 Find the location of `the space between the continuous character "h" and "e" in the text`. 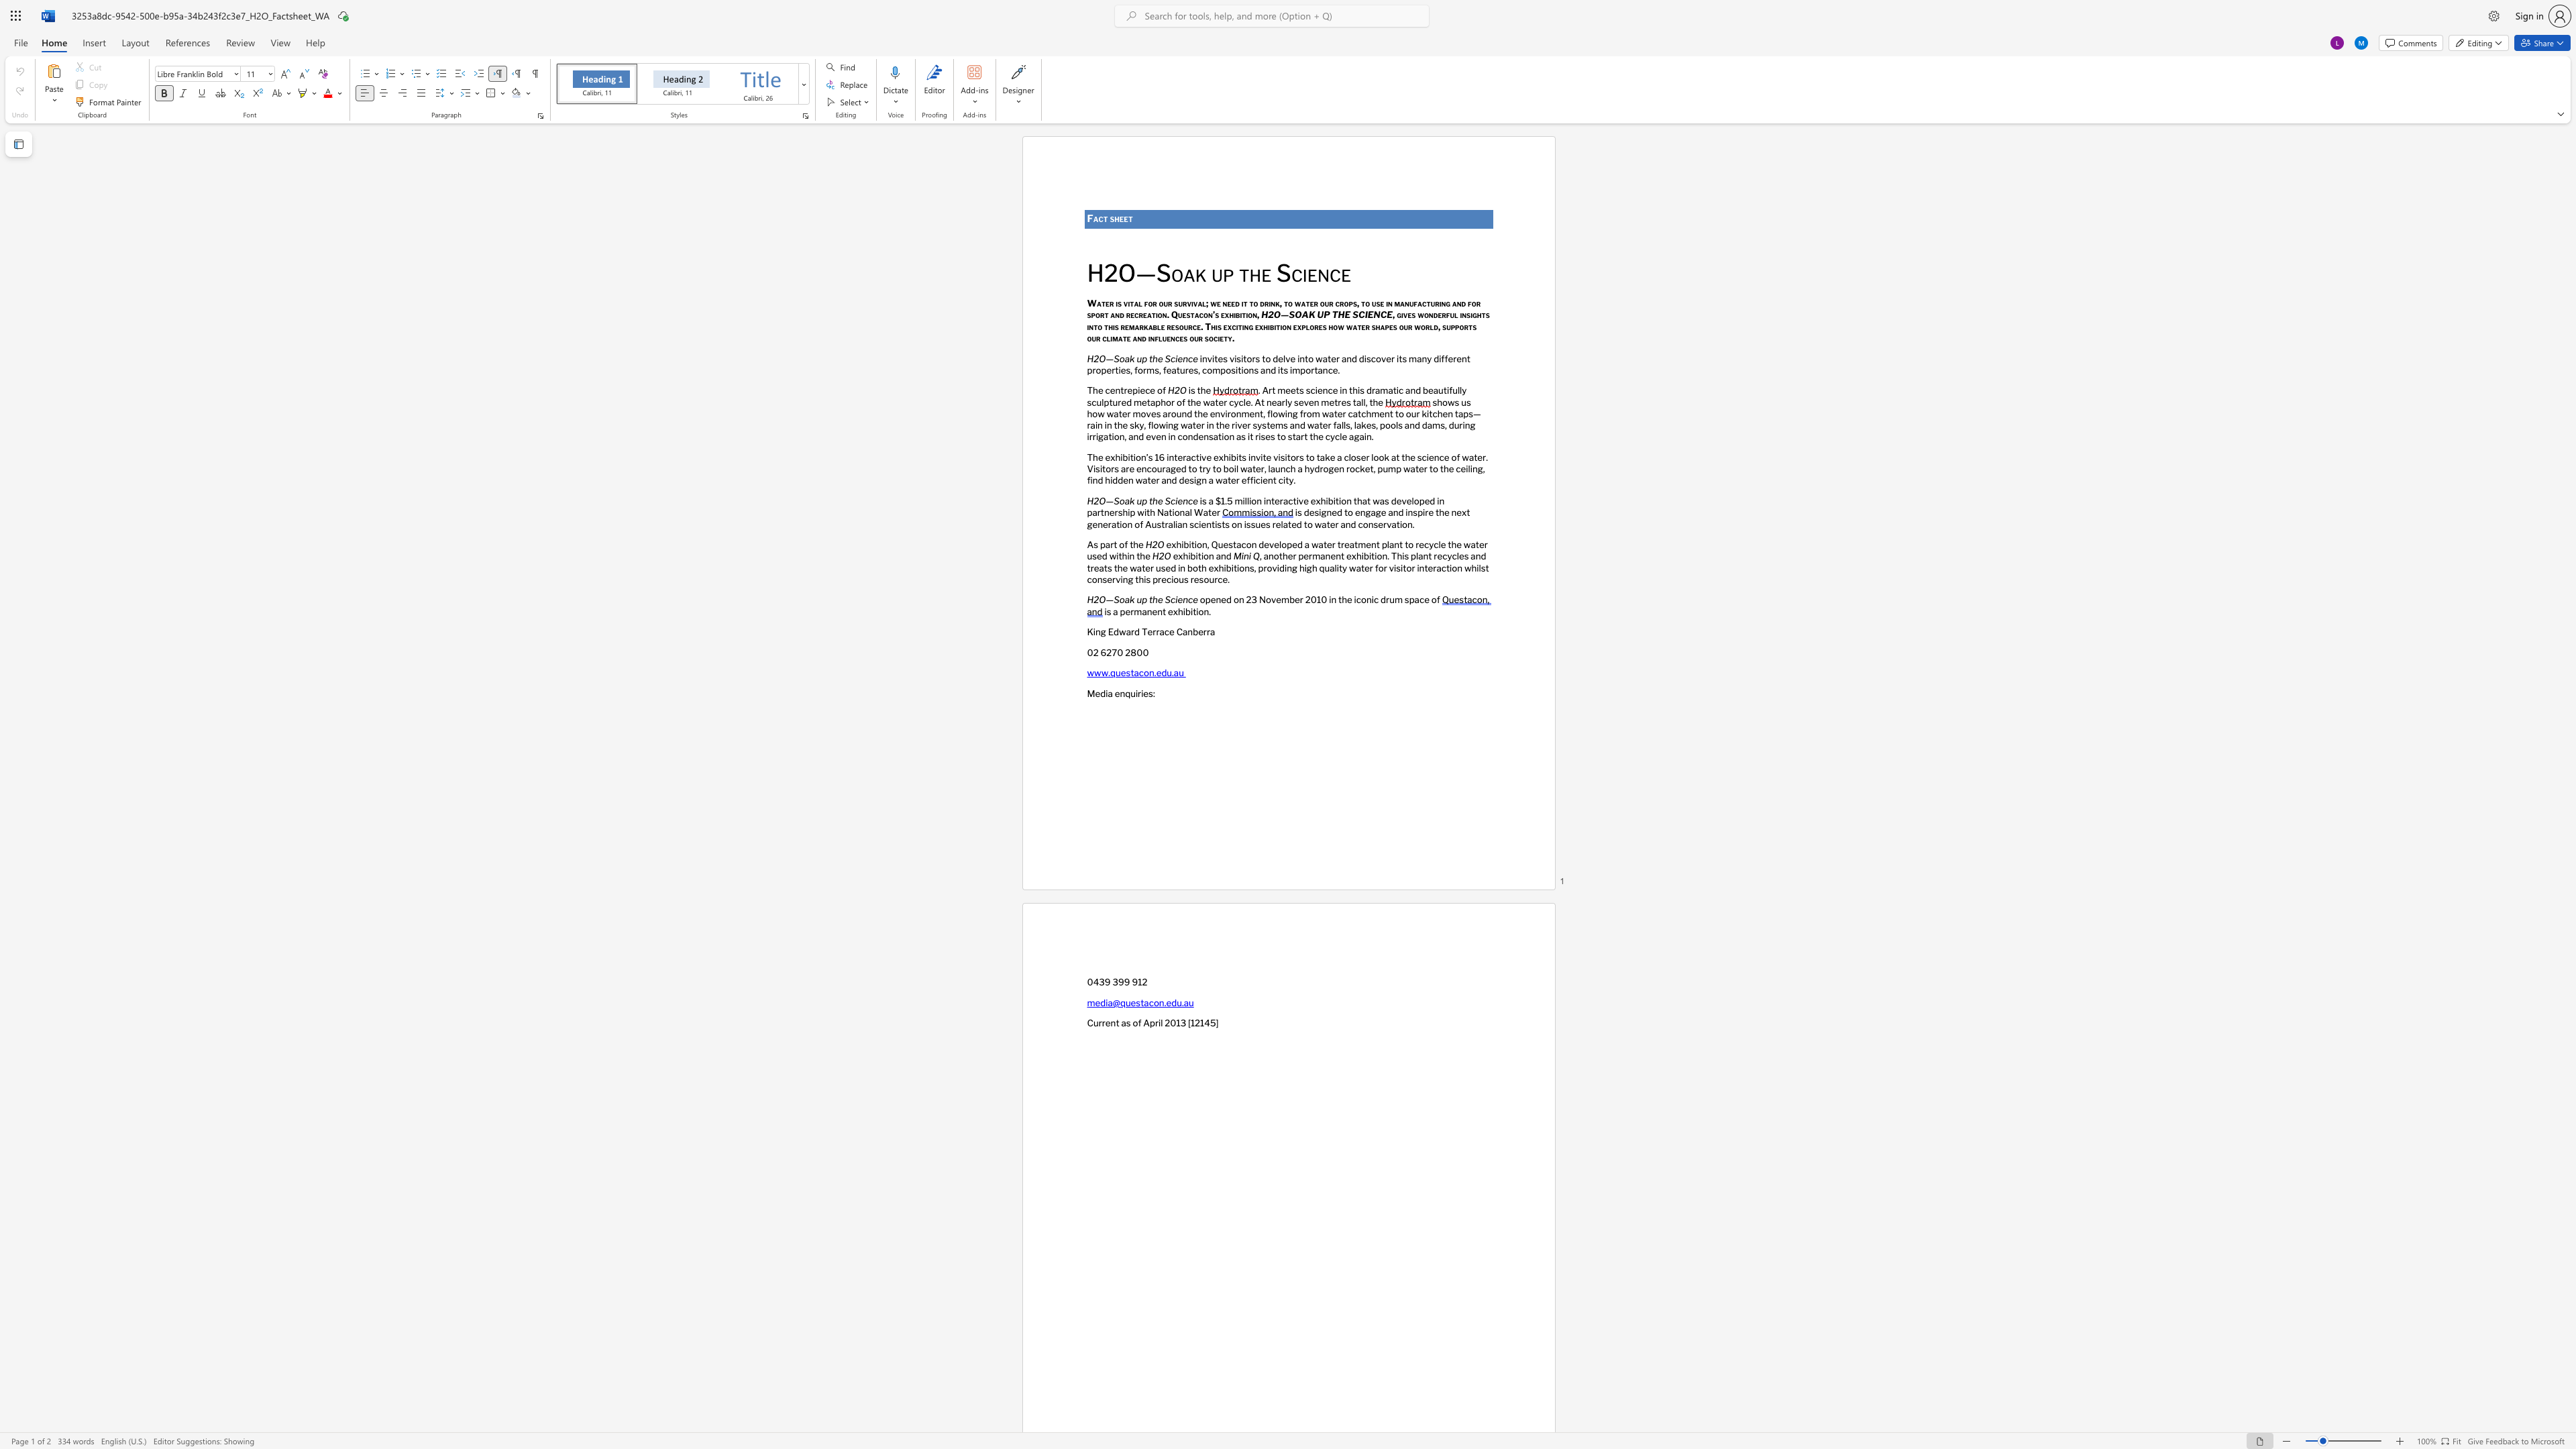

the space between the continuous character "h" and "e" in the text is located at coordinates (1119, 218).